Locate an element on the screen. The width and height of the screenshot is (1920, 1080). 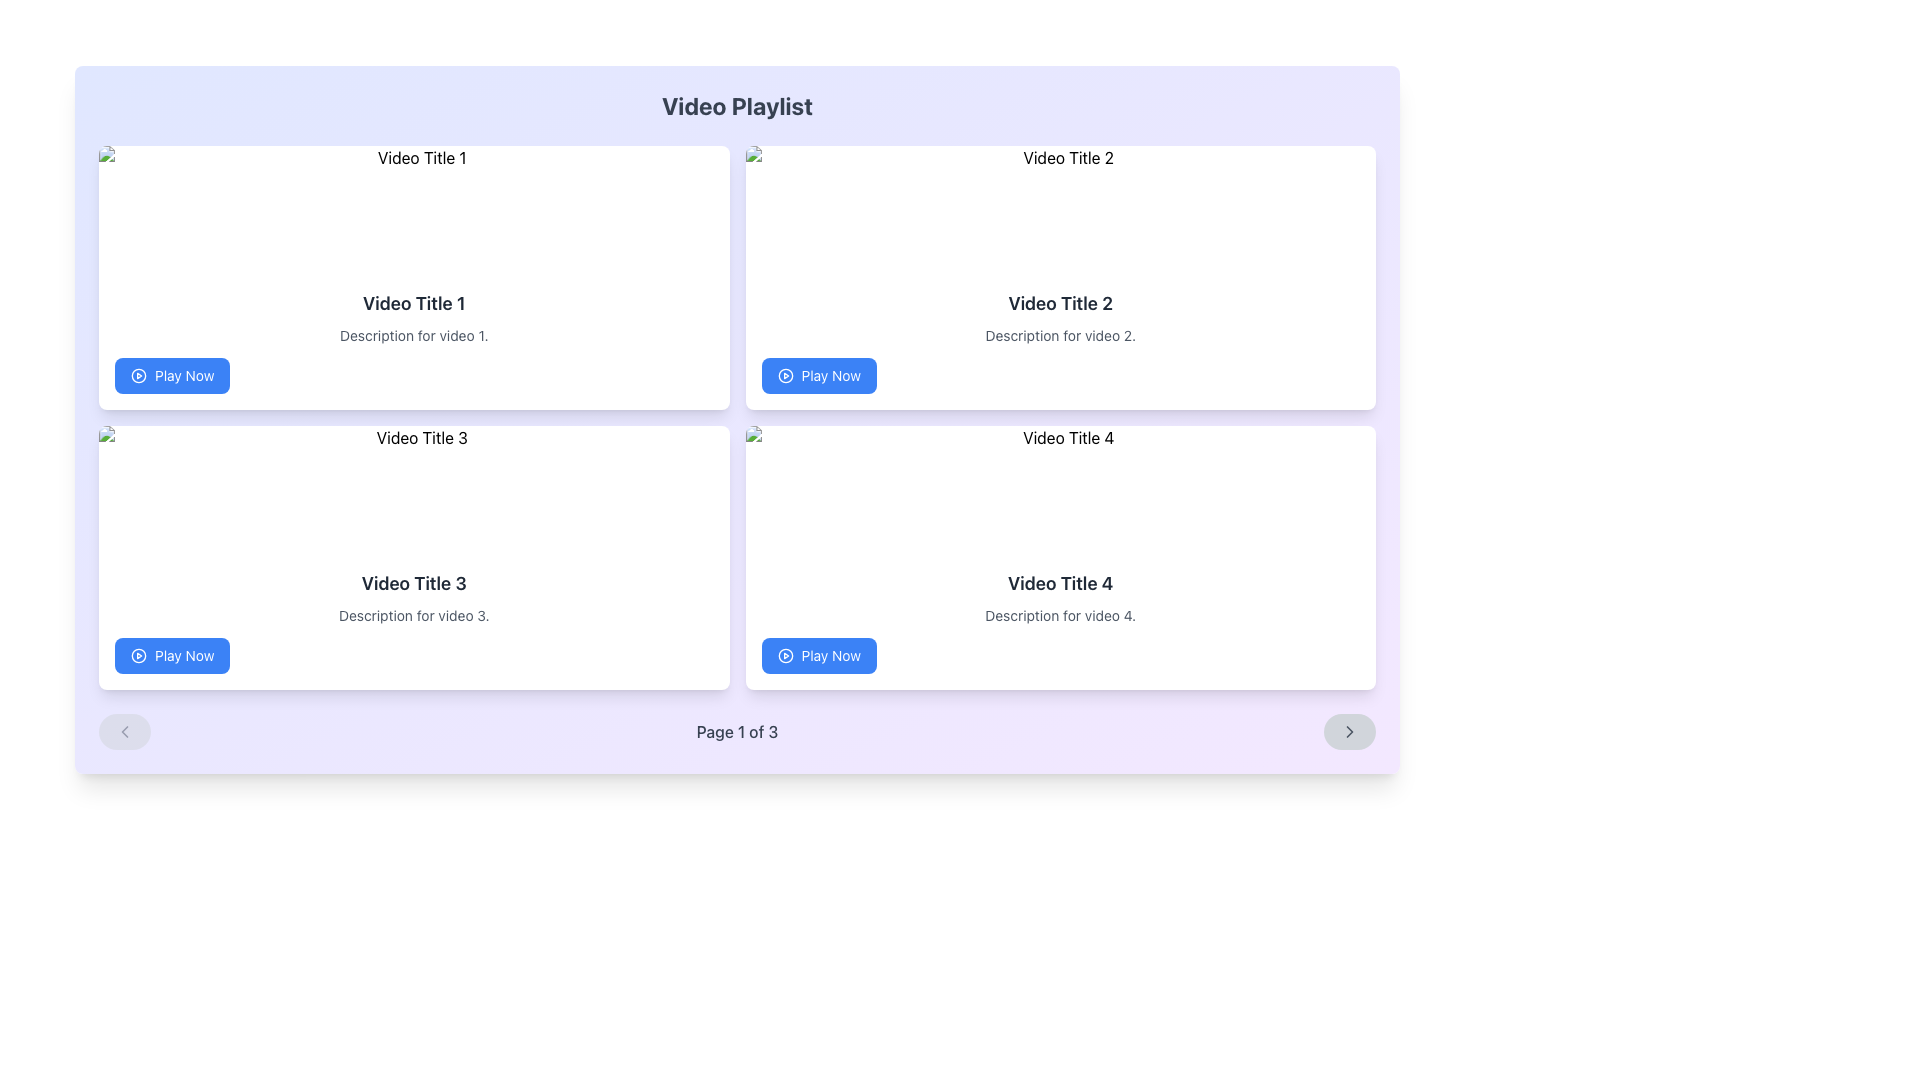
the thumbnail image representing 'Video Title 1' to possibly see a tooltip is located at coordinates (413, 209).